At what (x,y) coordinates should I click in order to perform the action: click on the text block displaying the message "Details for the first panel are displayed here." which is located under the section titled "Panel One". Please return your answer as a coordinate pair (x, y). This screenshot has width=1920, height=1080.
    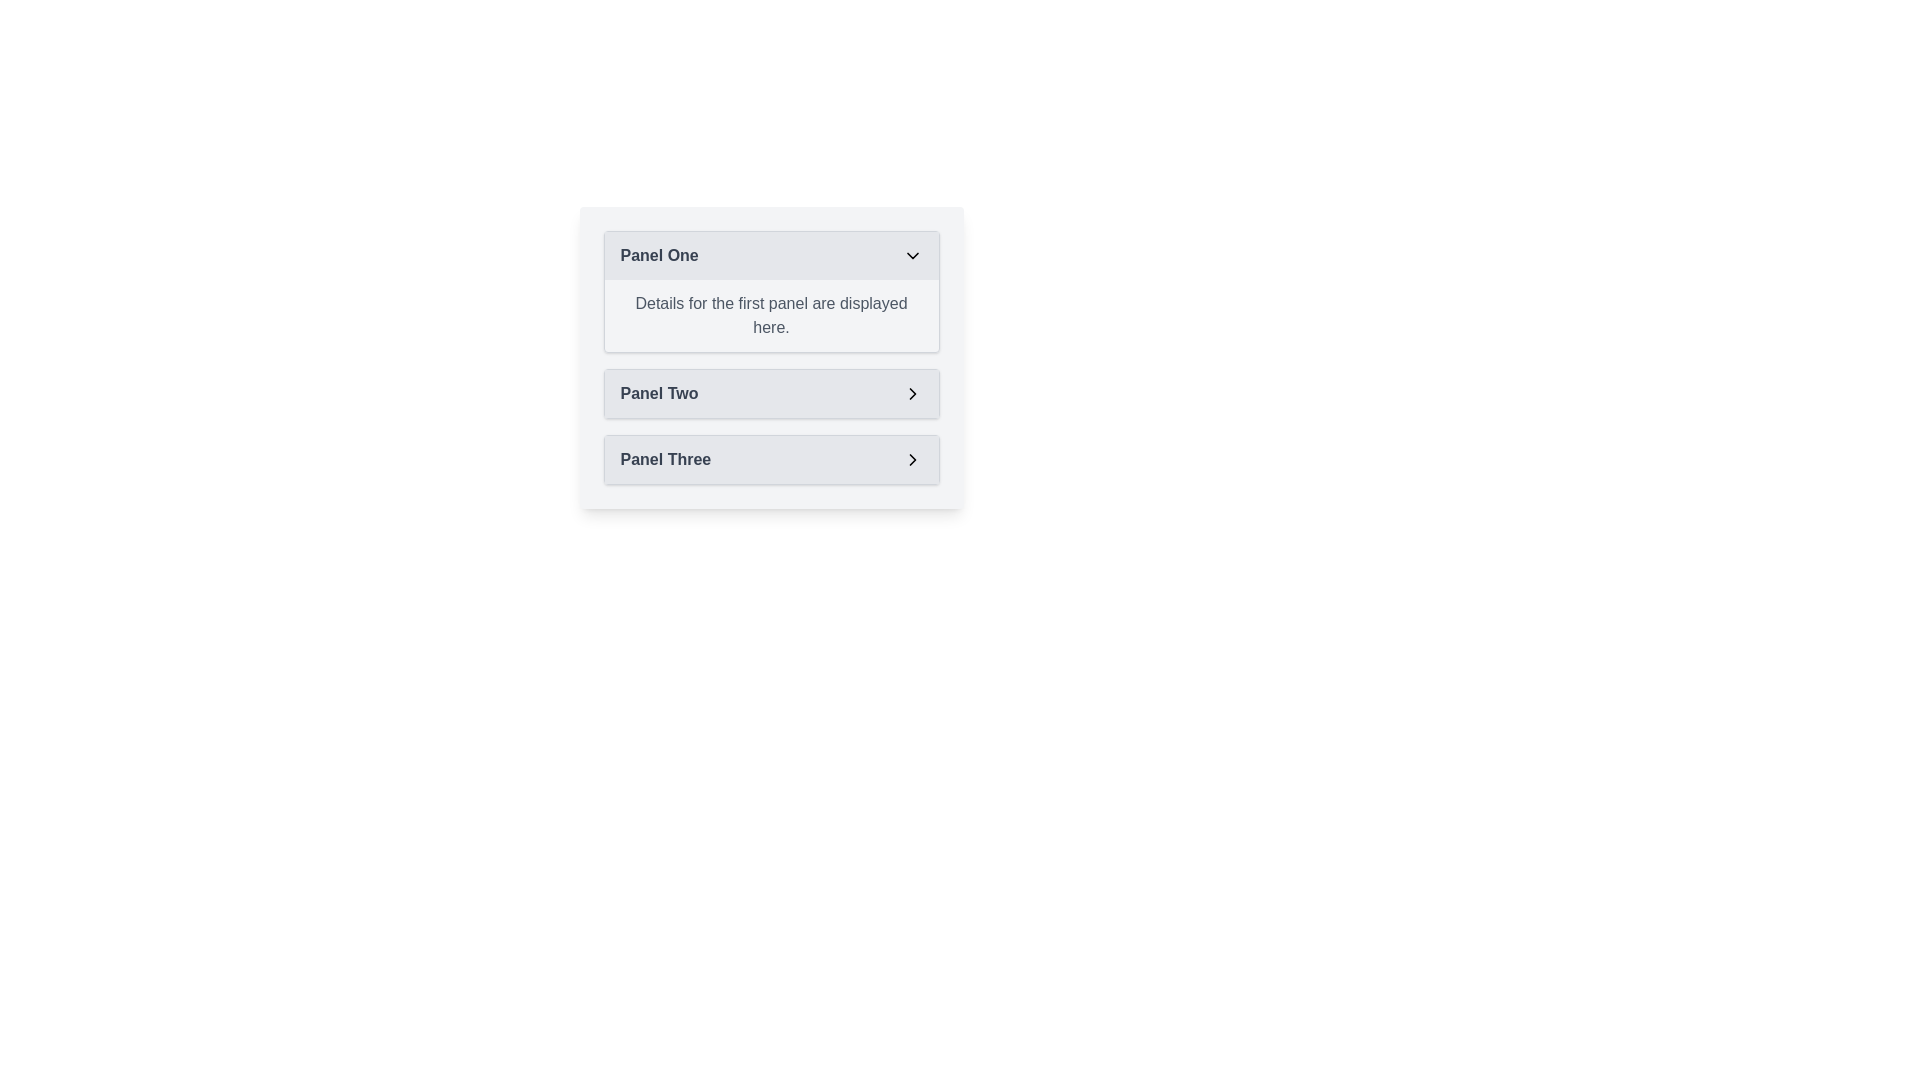
    Looking at the image, I should click on (770, 315).